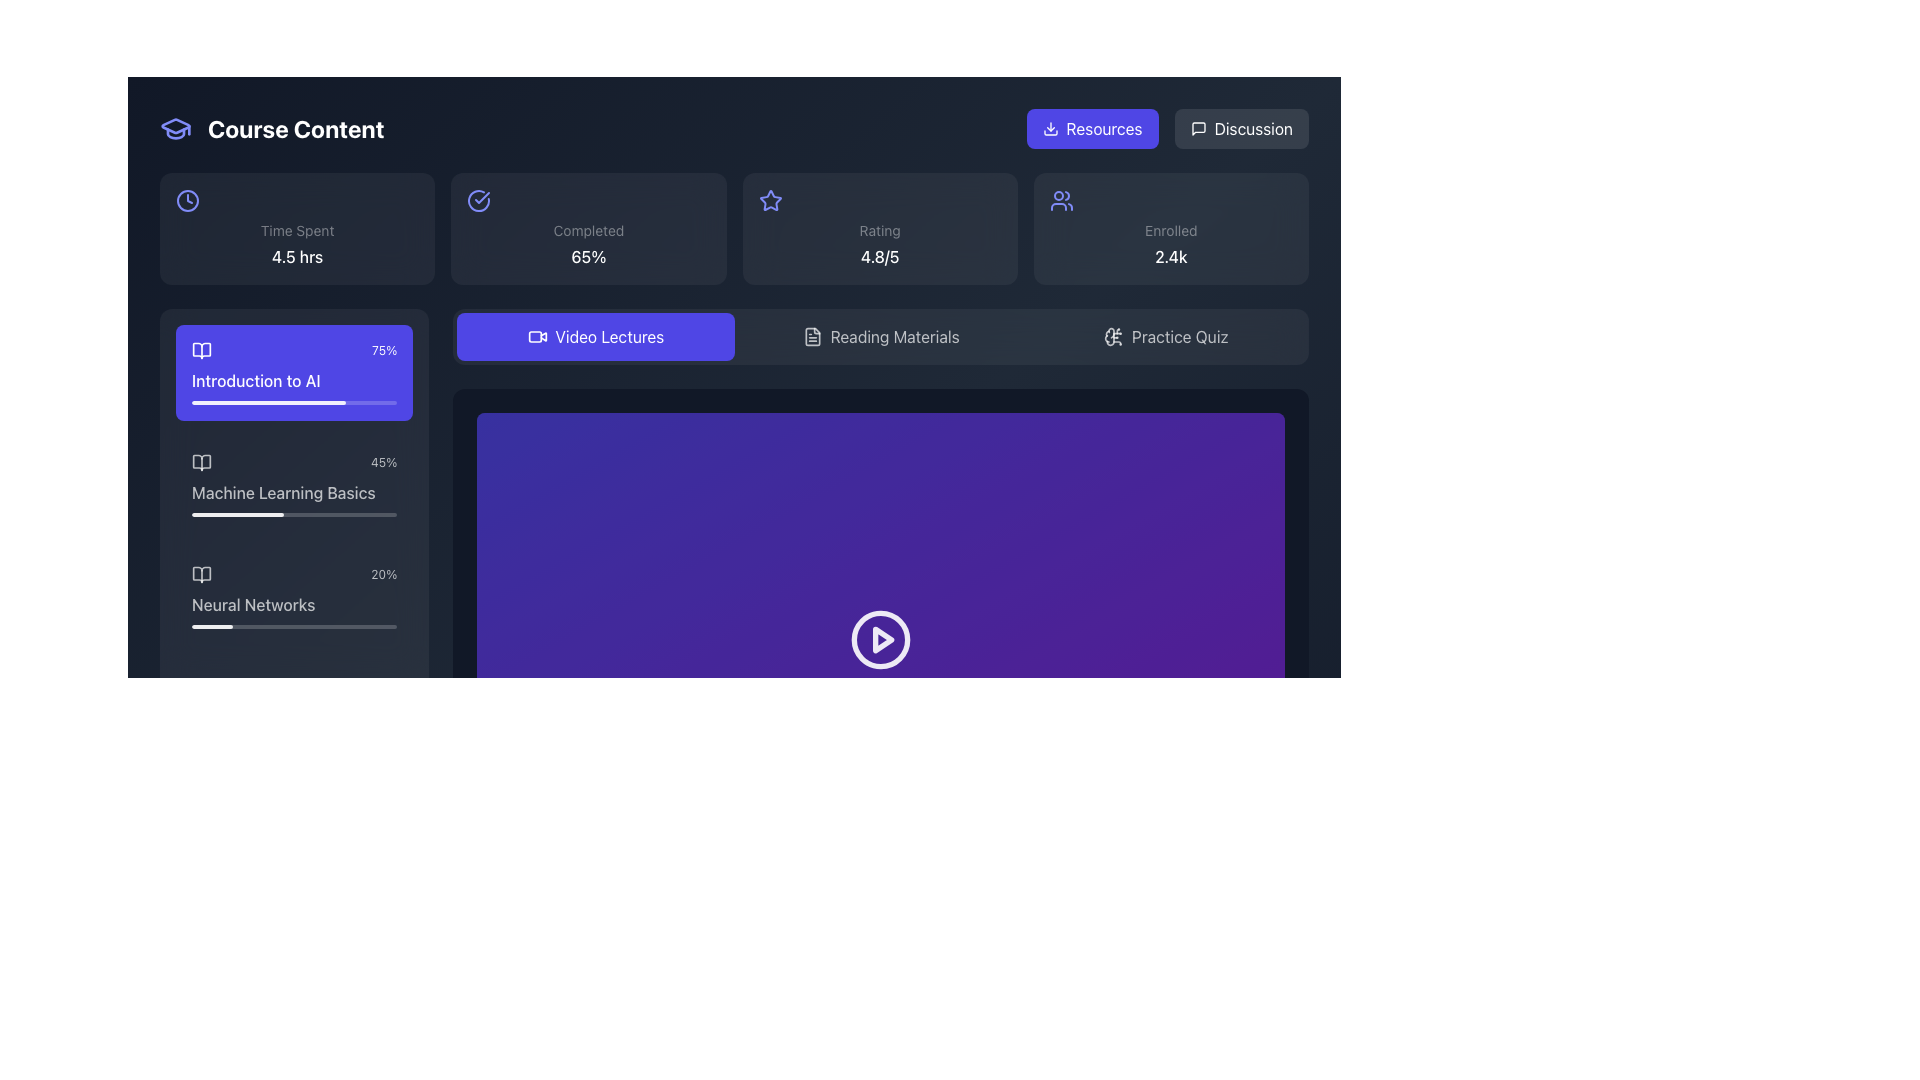 The width and height of the screenshot is (1920, 1080). What do you see at coordinates (1167, 128) in the screenshot?
I see `the 'Resources' section of the Tab navigation header, which has a prominent indigo background and white text` at bounding box center [1167, 128].